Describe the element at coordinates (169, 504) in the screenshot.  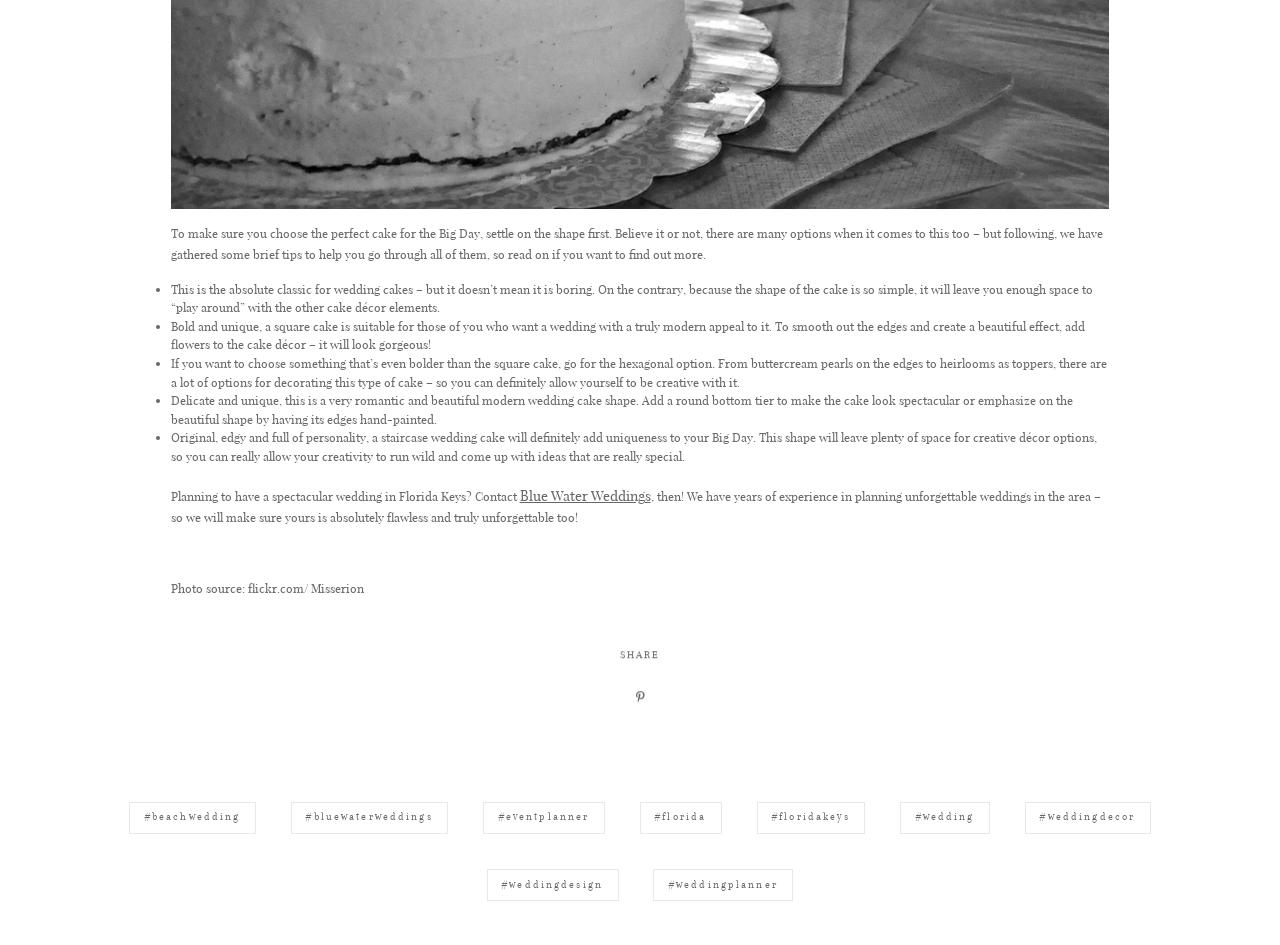
I see `', then! We have years of experience in planning unforgettable weddings in the area – so we will make sure yours is absolutely flawless and truly unforgettable too!'` at that location.